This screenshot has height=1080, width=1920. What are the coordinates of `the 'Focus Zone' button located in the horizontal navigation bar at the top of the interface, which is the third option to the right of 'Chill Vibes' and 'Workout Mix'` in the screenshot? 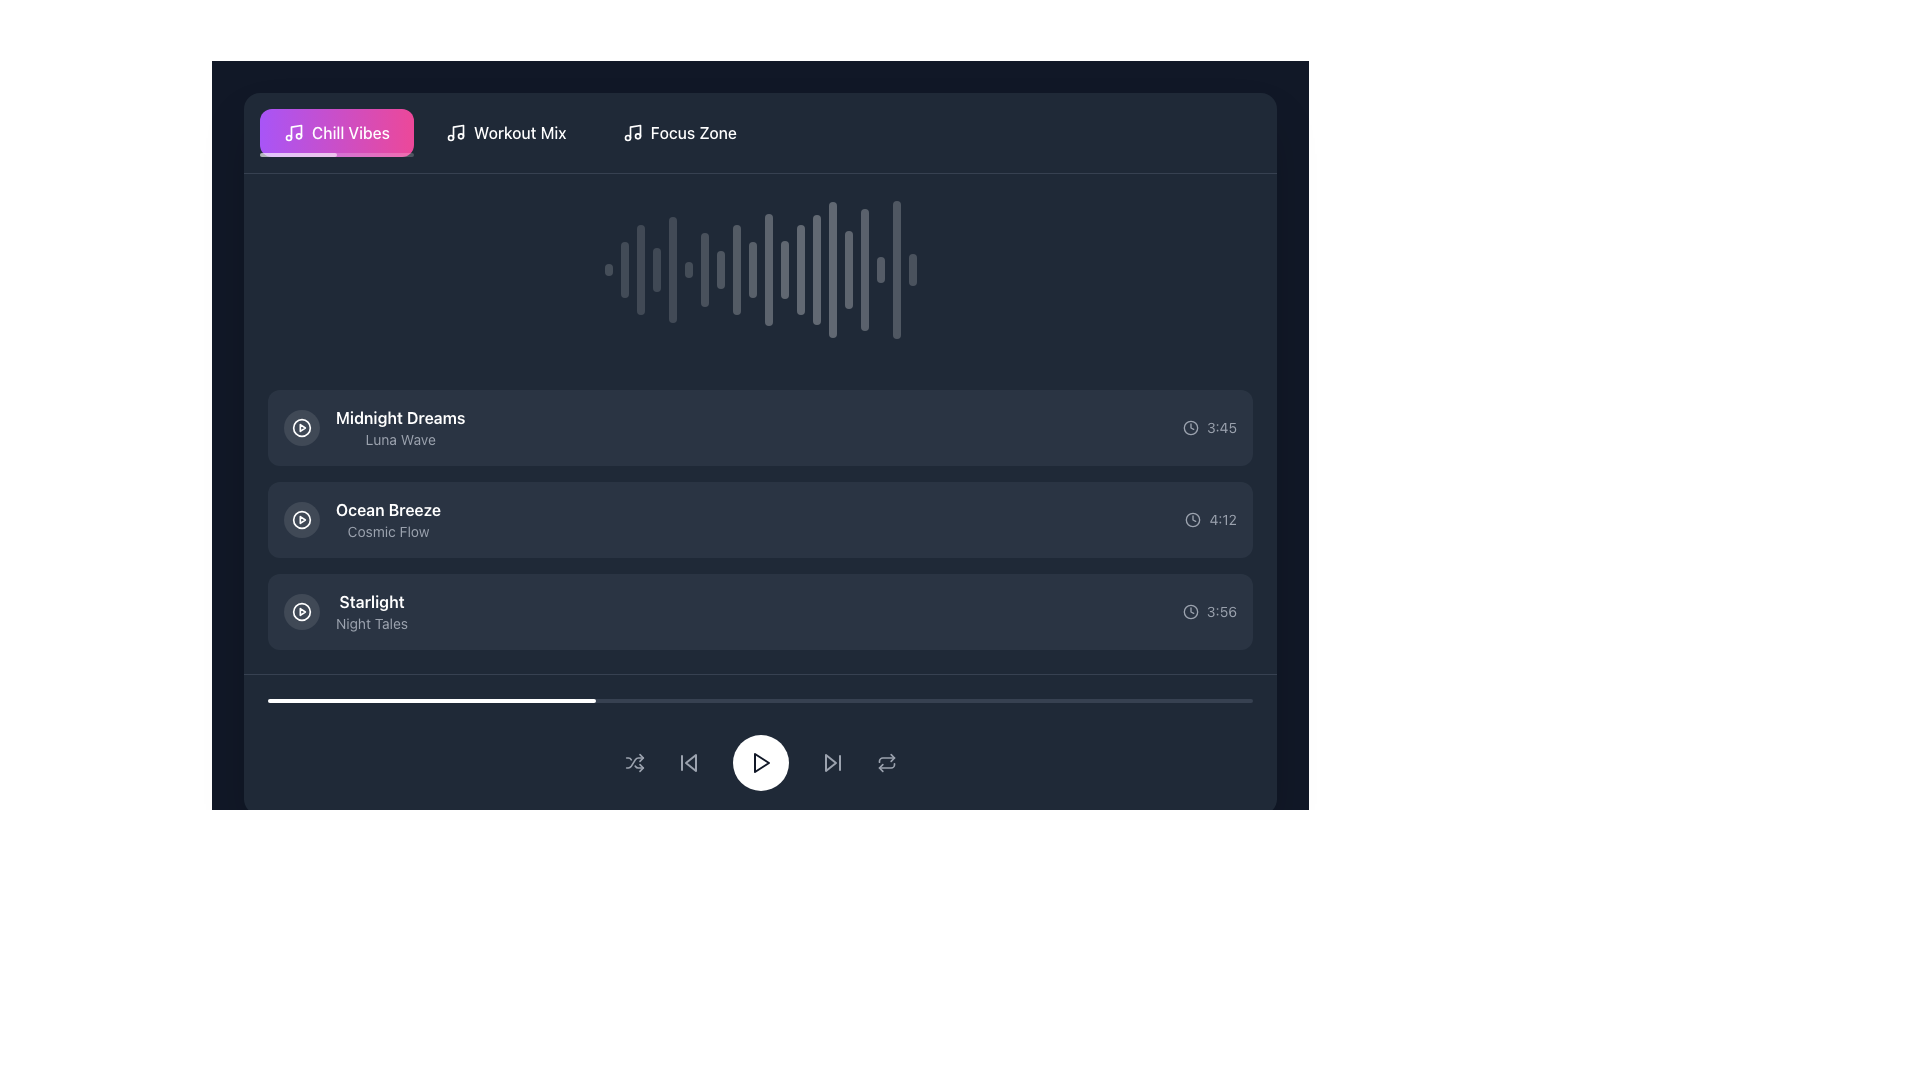 It's located at (679, 132).